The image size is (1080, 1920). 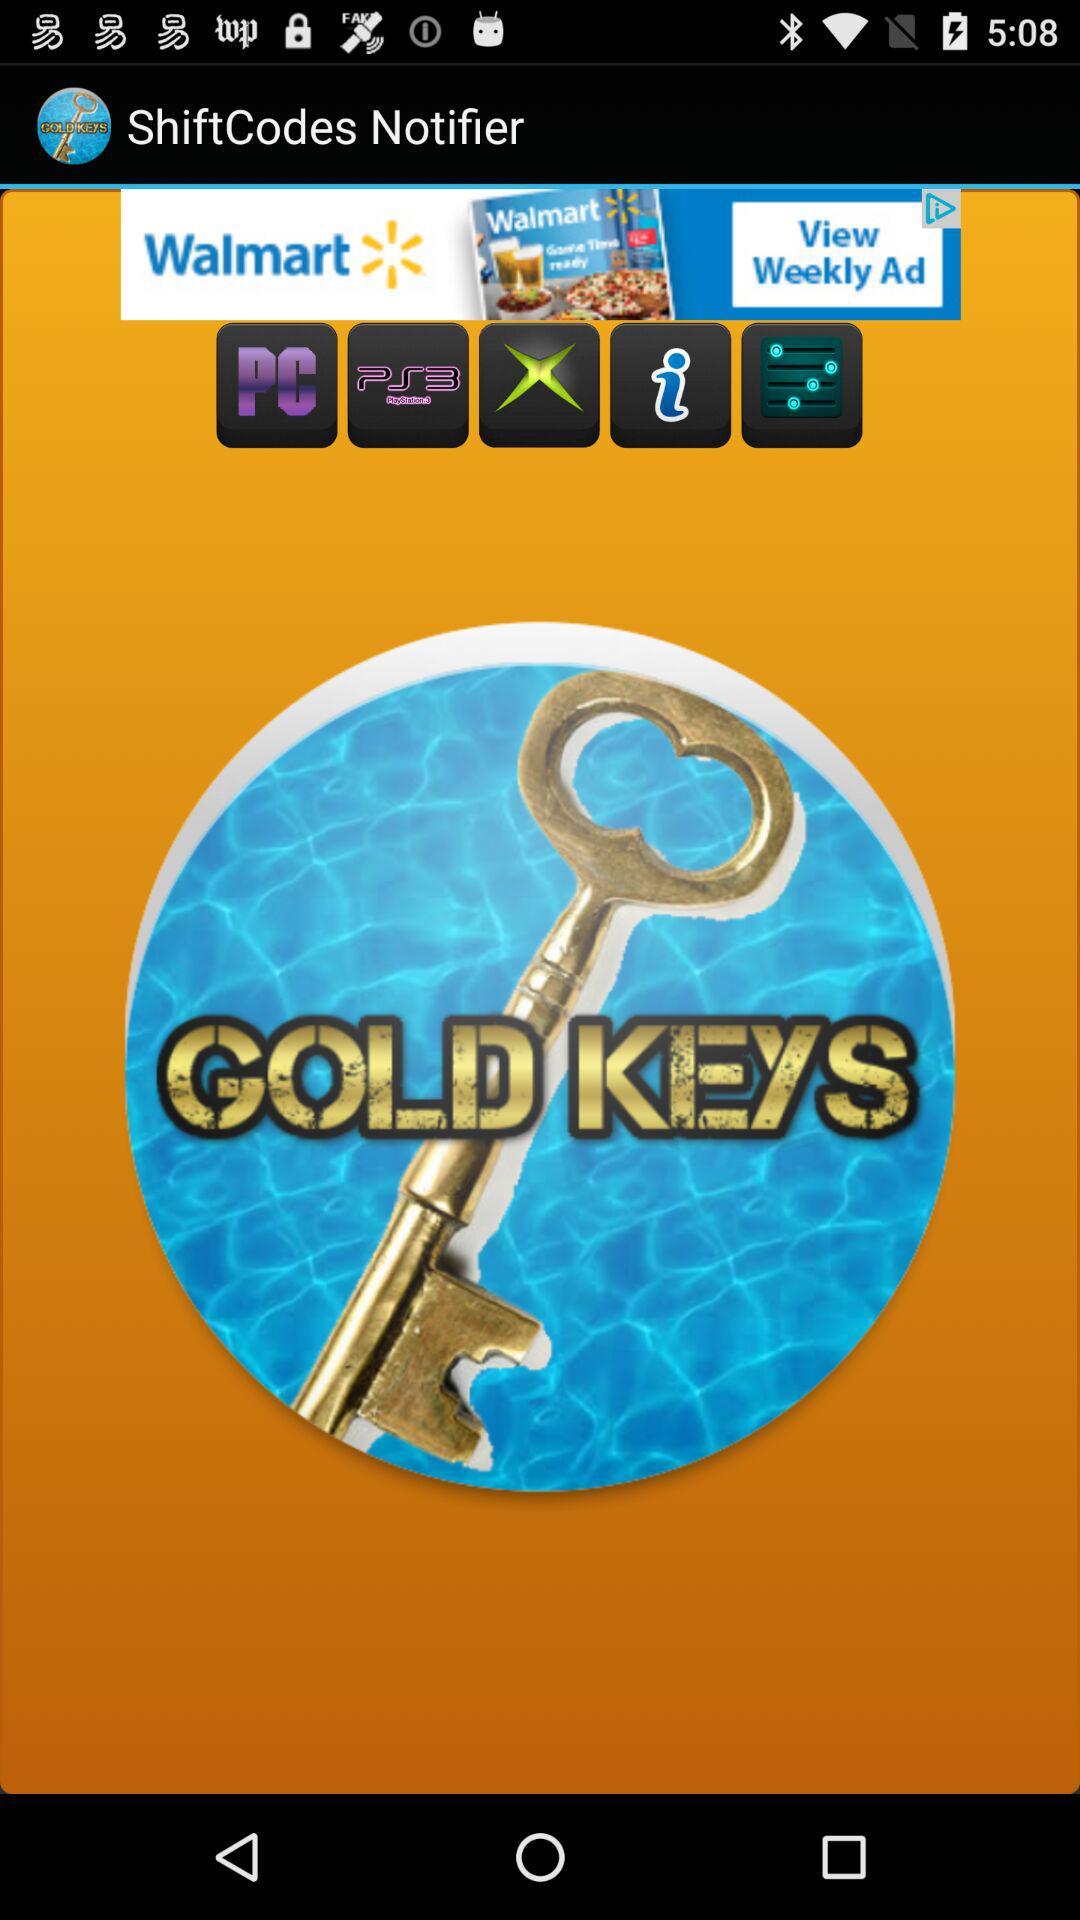 I want to click on launch pc, so click(x=277, y=385).